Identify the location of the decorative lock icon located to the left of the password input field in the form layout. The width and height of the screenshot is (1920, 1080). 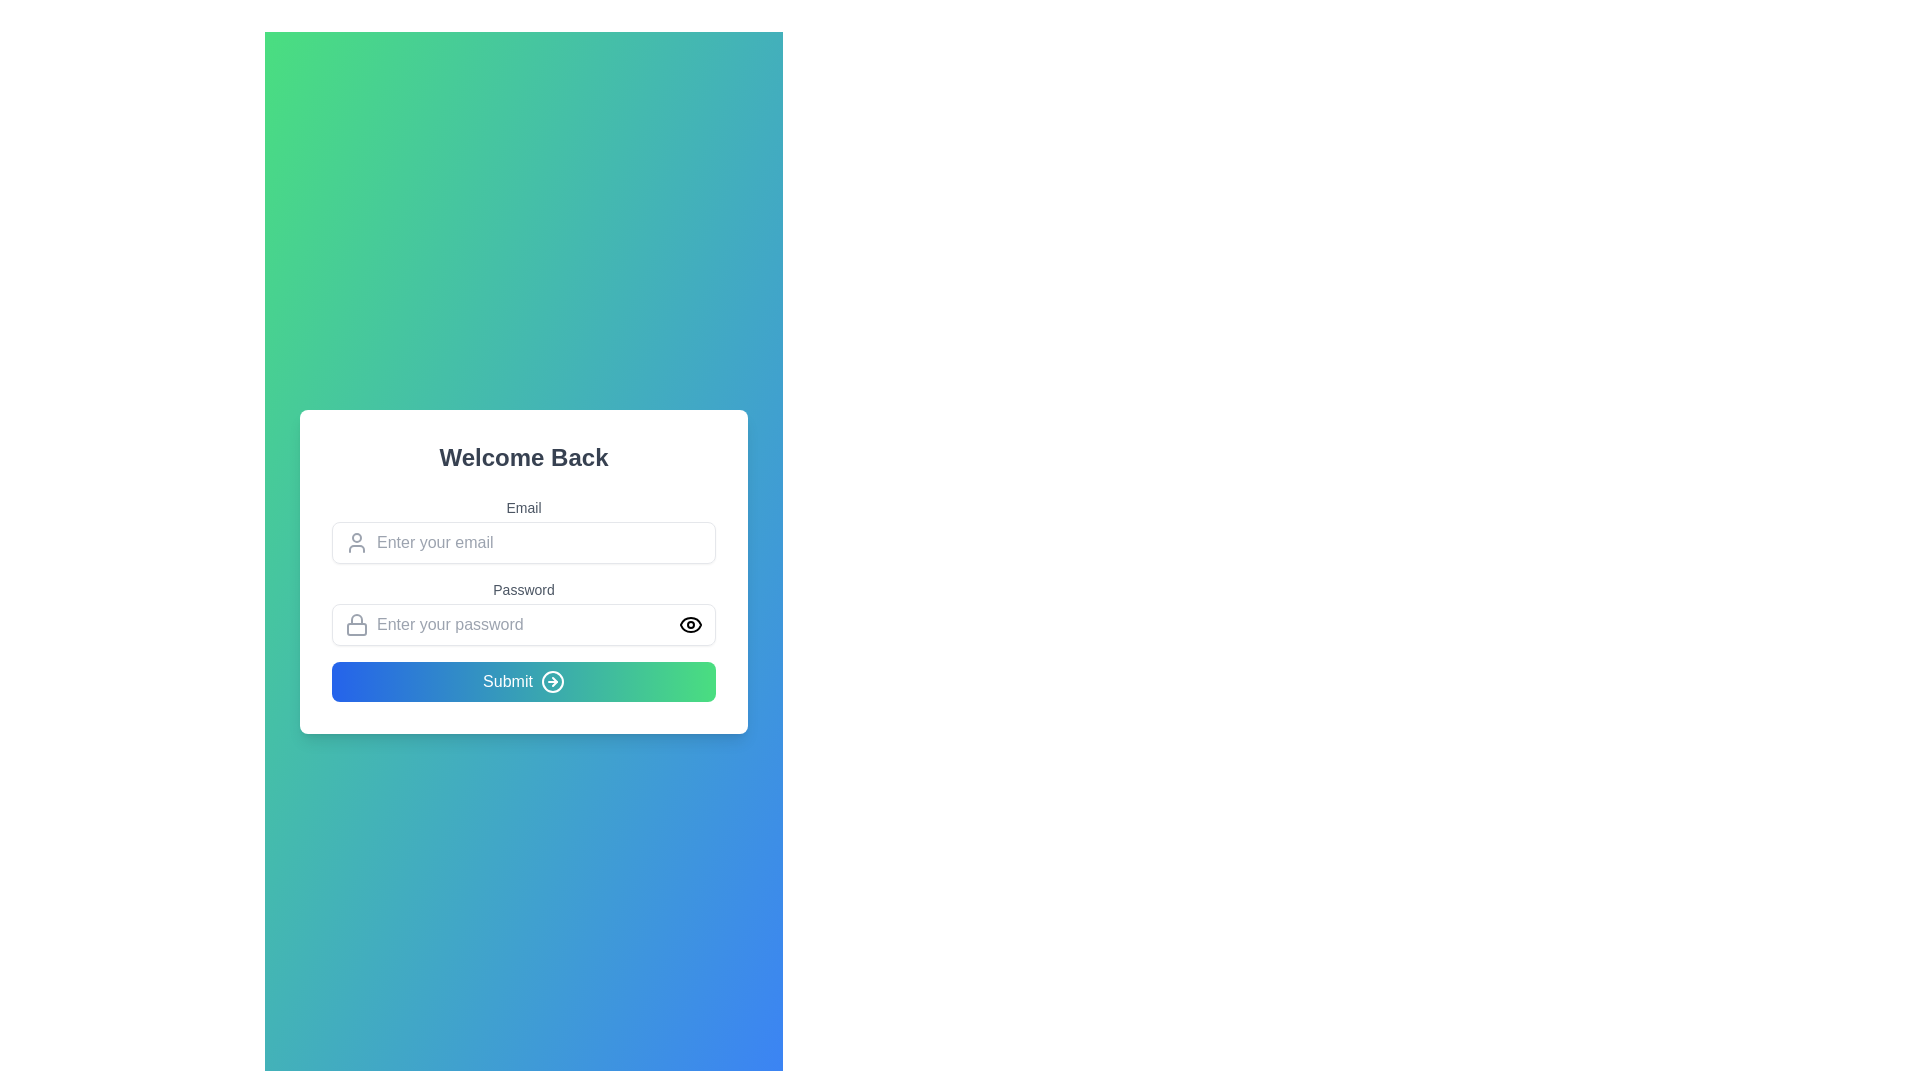
(356, 623).